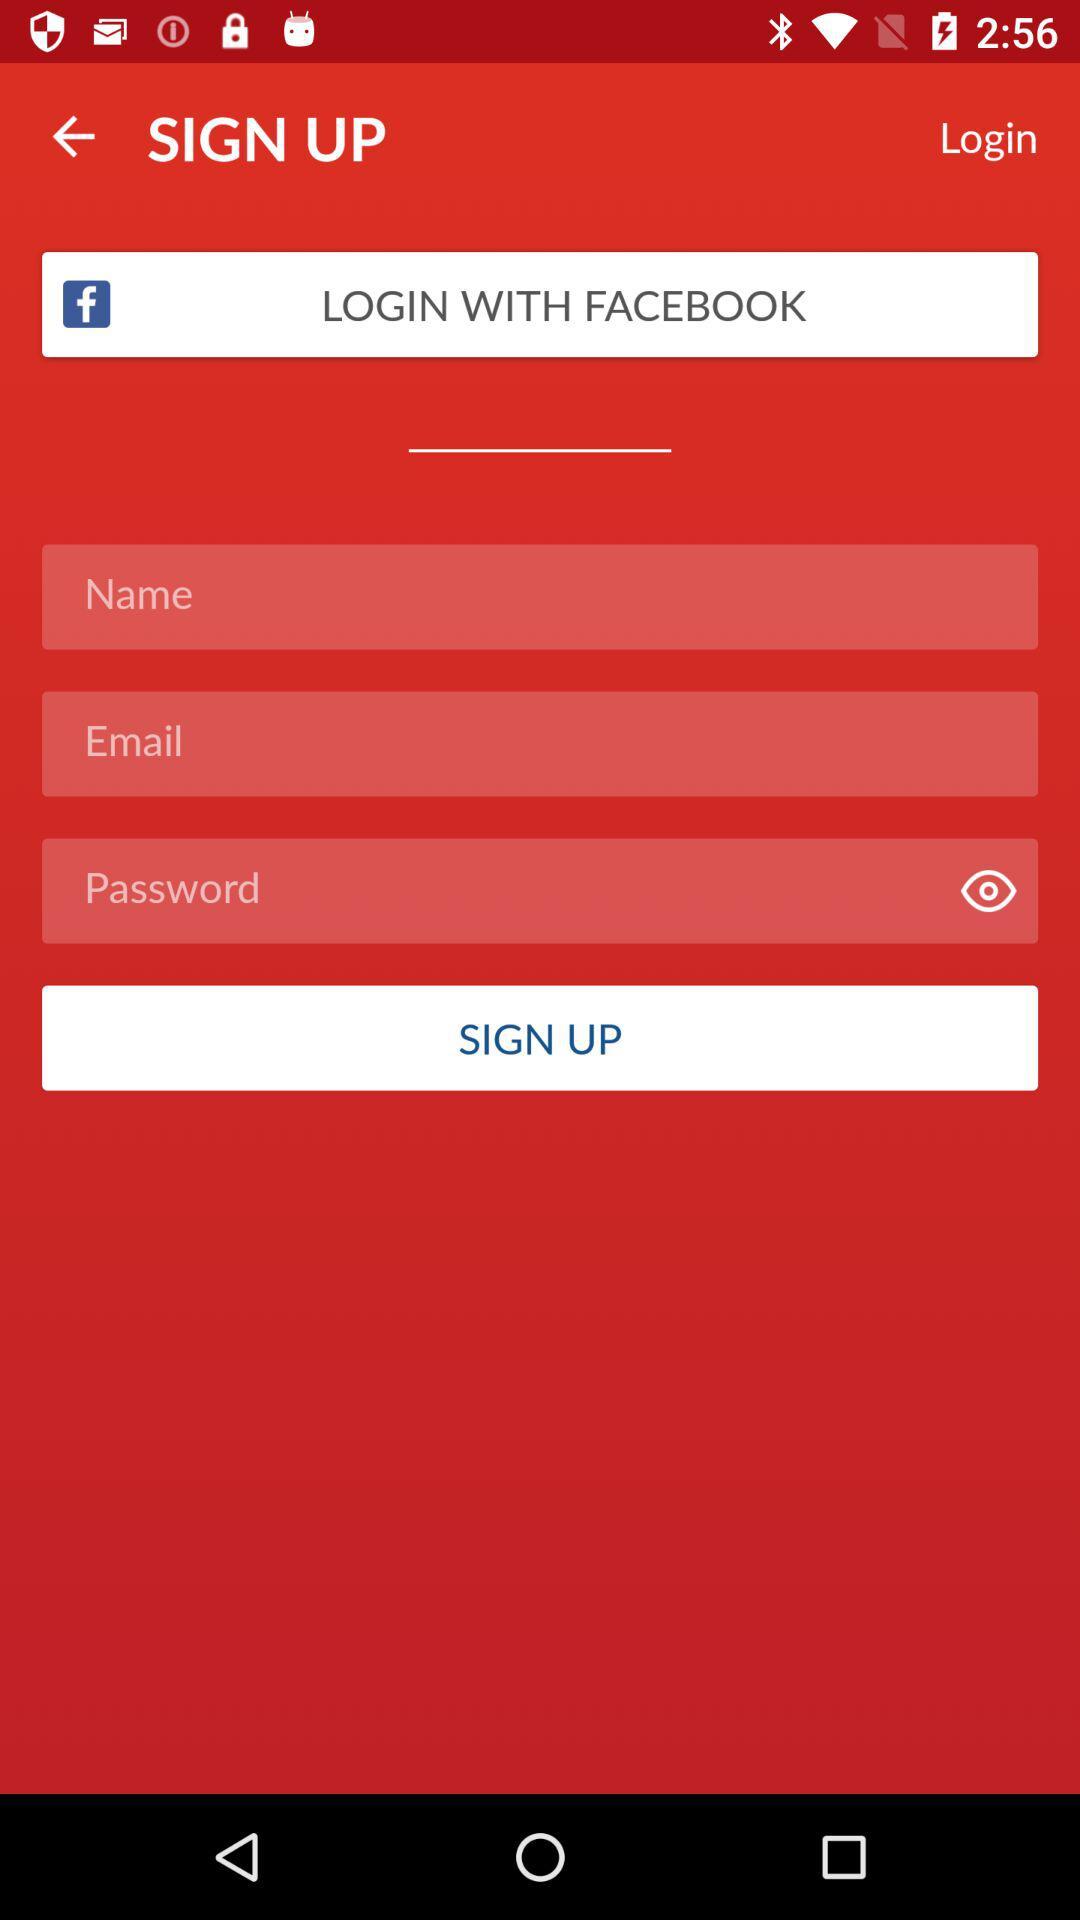  I want to click on the visibility icon, so click(987, 890).